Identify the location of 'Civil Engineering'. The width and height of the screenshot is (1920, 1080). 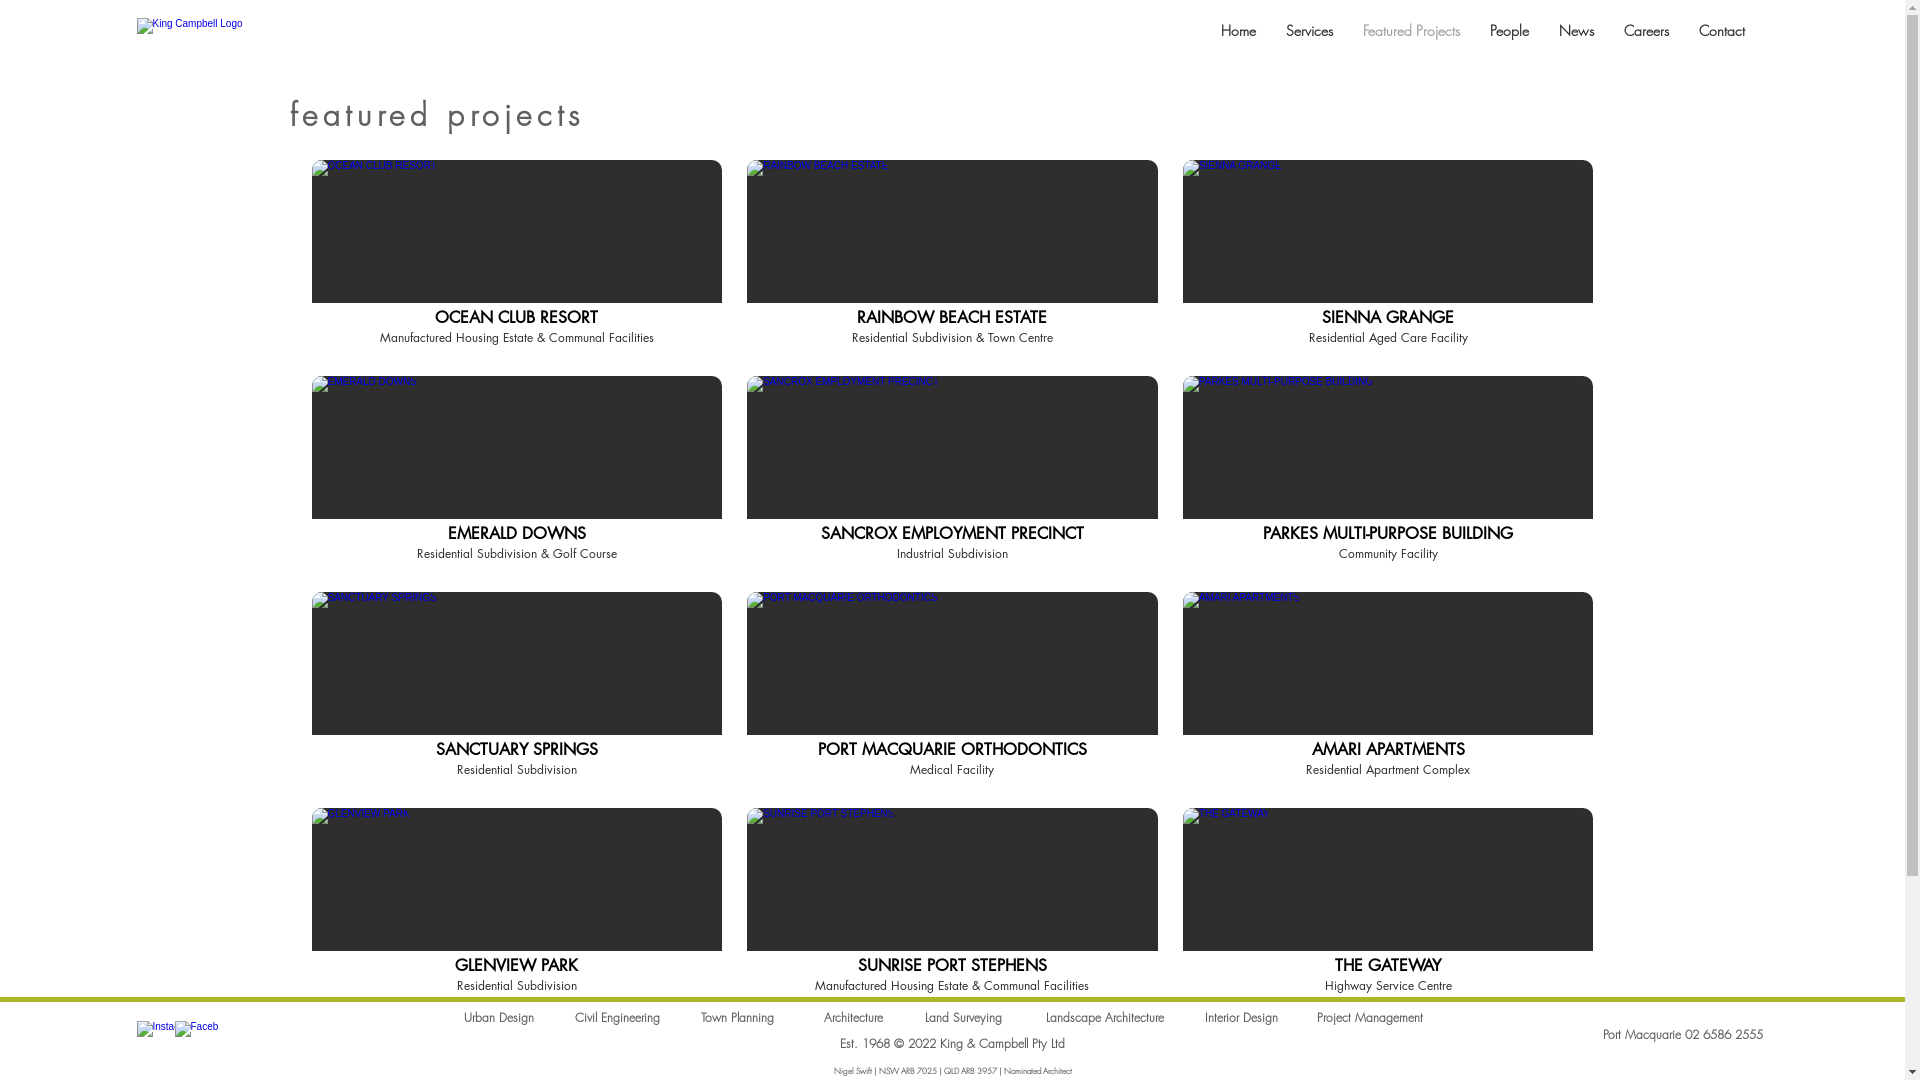
(615, 1017).